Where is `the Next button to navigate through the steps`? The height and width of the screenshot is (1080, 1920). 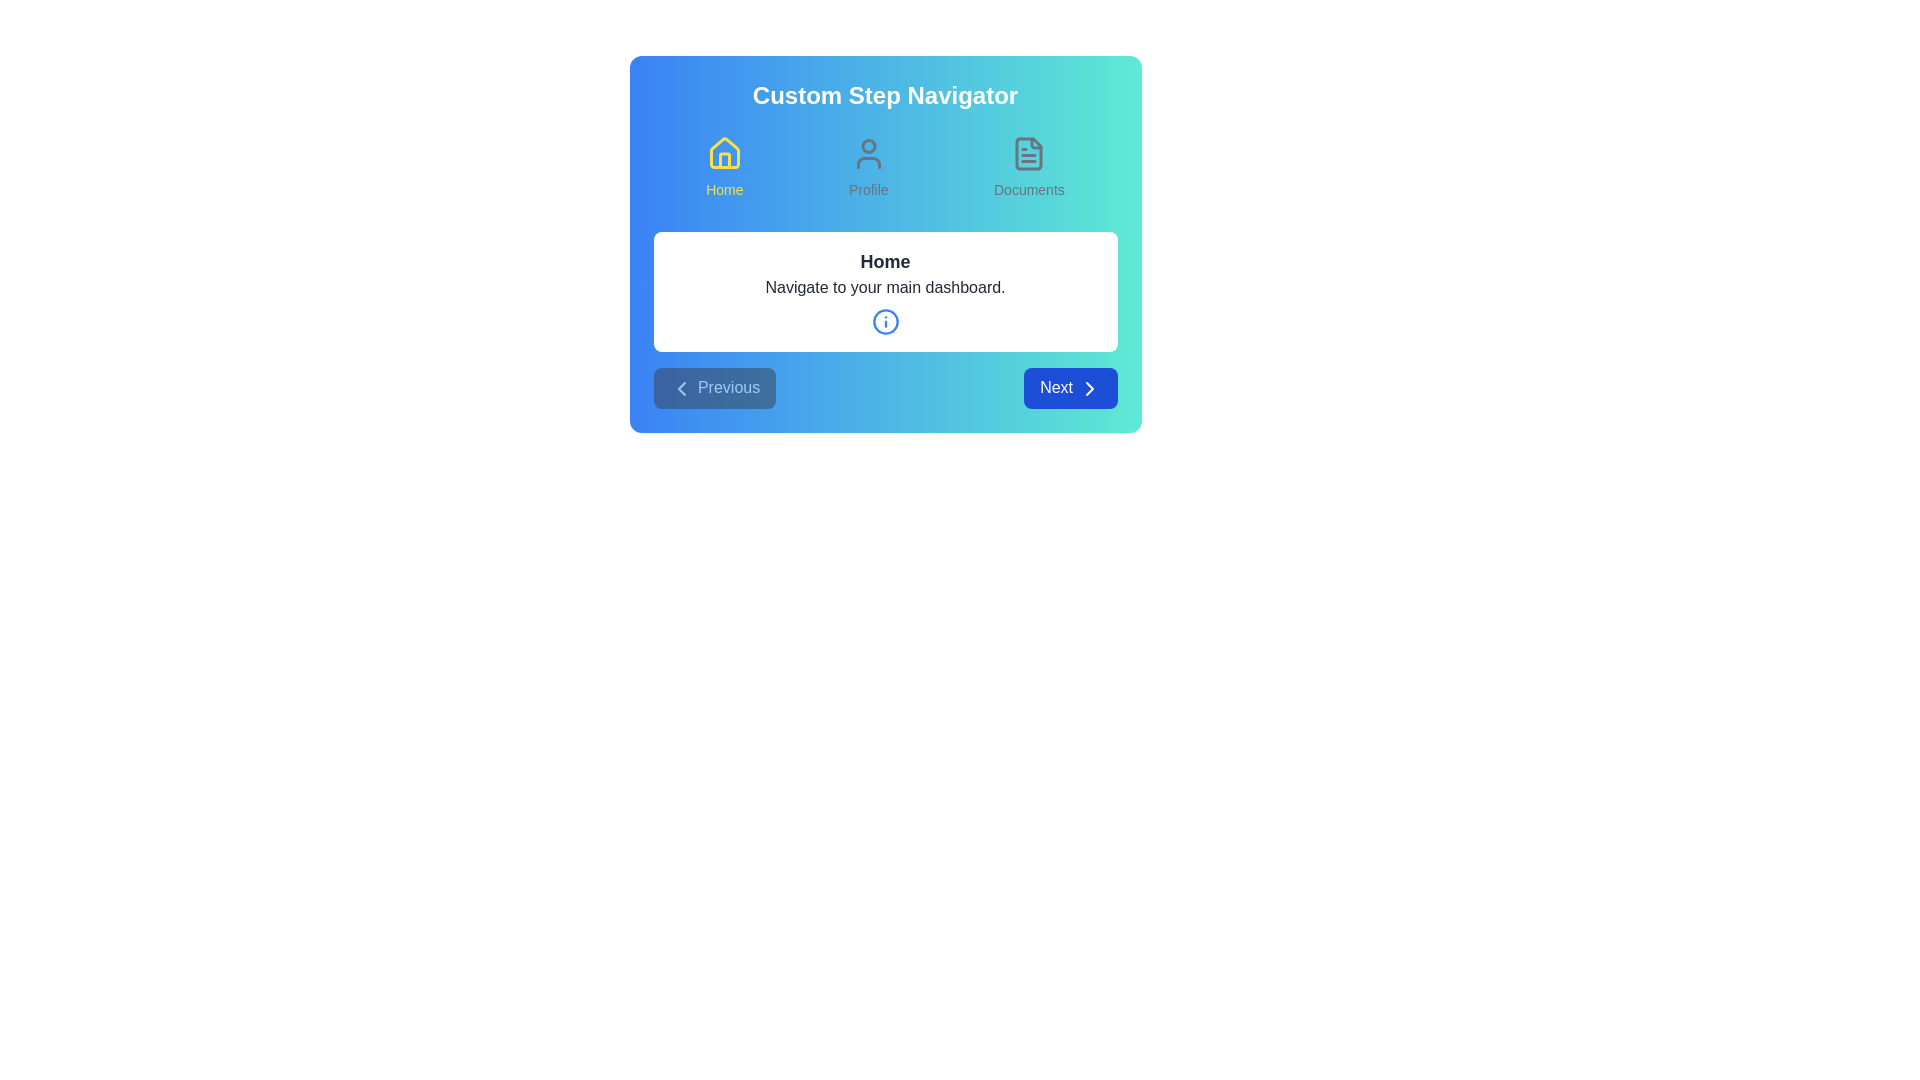 the Next button to navigate through the steps is located at coordinates (1069, 388).